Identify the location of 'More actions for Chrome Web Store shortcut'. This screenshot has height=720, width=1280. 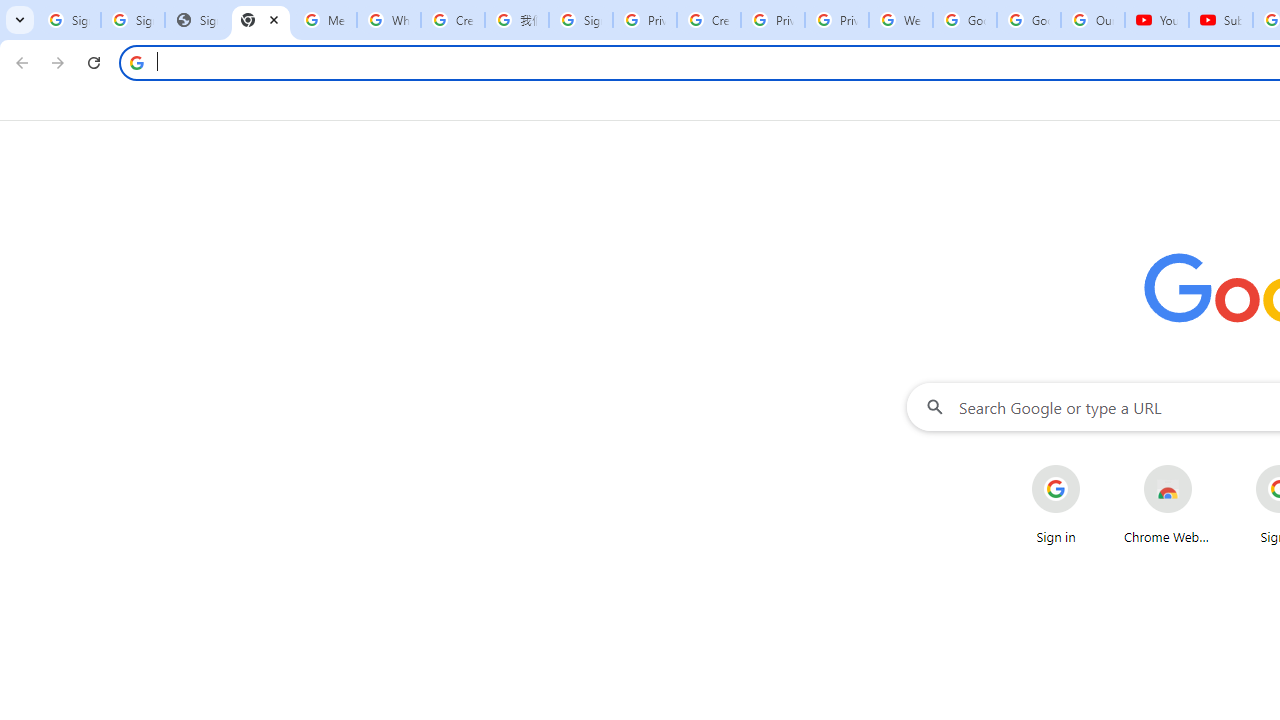
(1207, 466).